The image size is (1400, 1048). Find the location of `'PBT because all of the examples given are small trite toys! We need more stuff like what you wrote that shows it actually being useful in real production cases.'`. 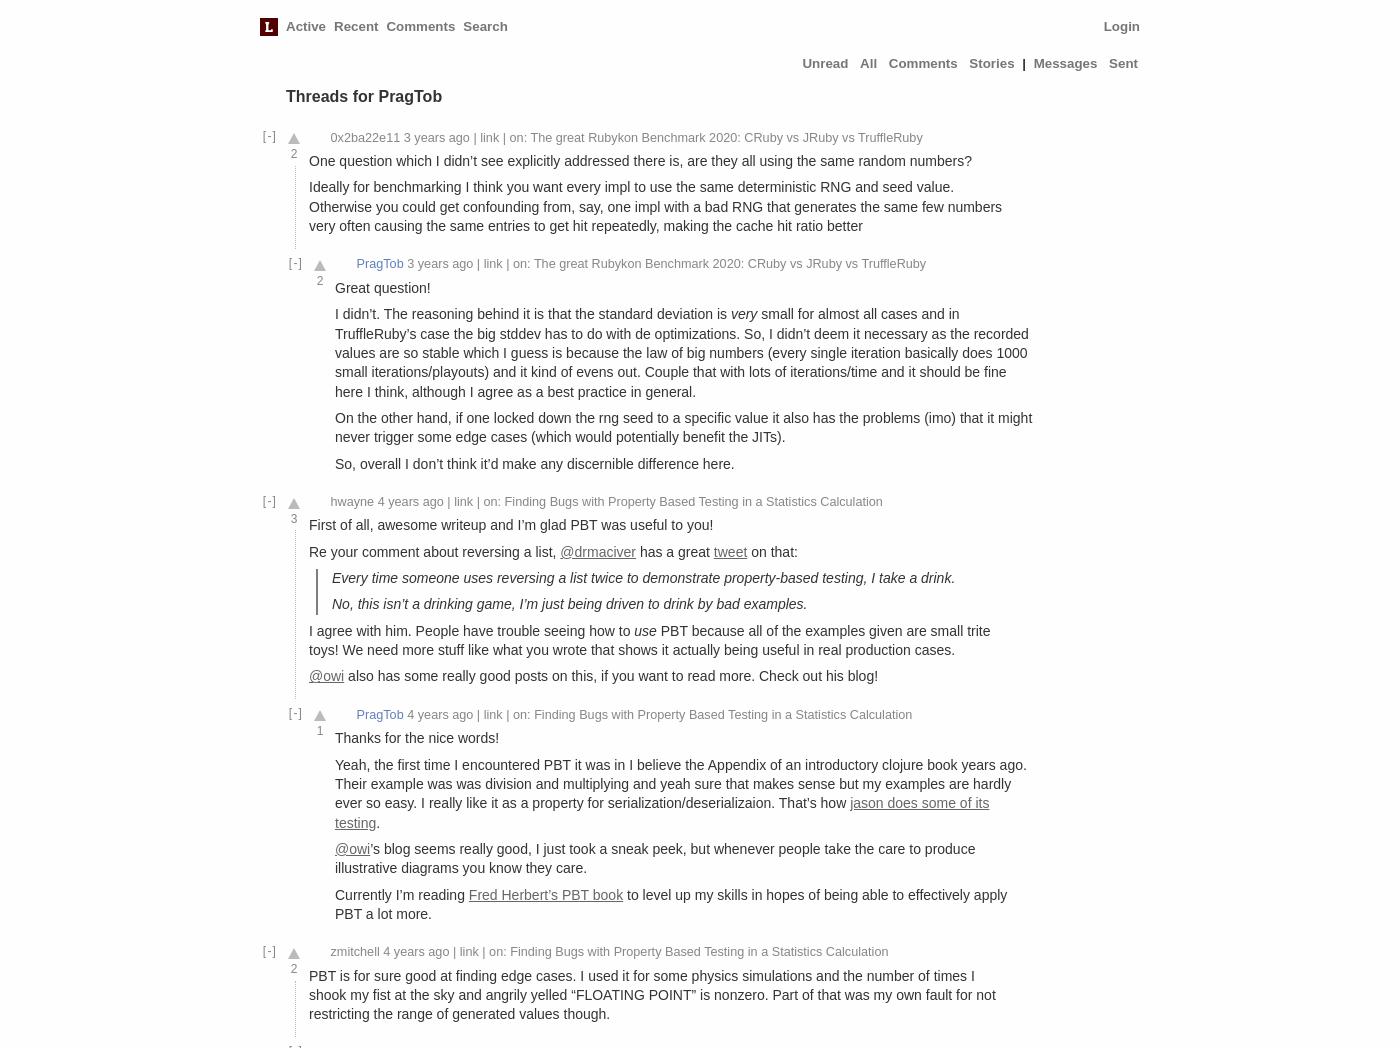

'PBT because all of the examples given are small trite toys! We need more stuff like what you wrote that shows it actually being useful in real production cases.' is located at coordinates (649, 639).